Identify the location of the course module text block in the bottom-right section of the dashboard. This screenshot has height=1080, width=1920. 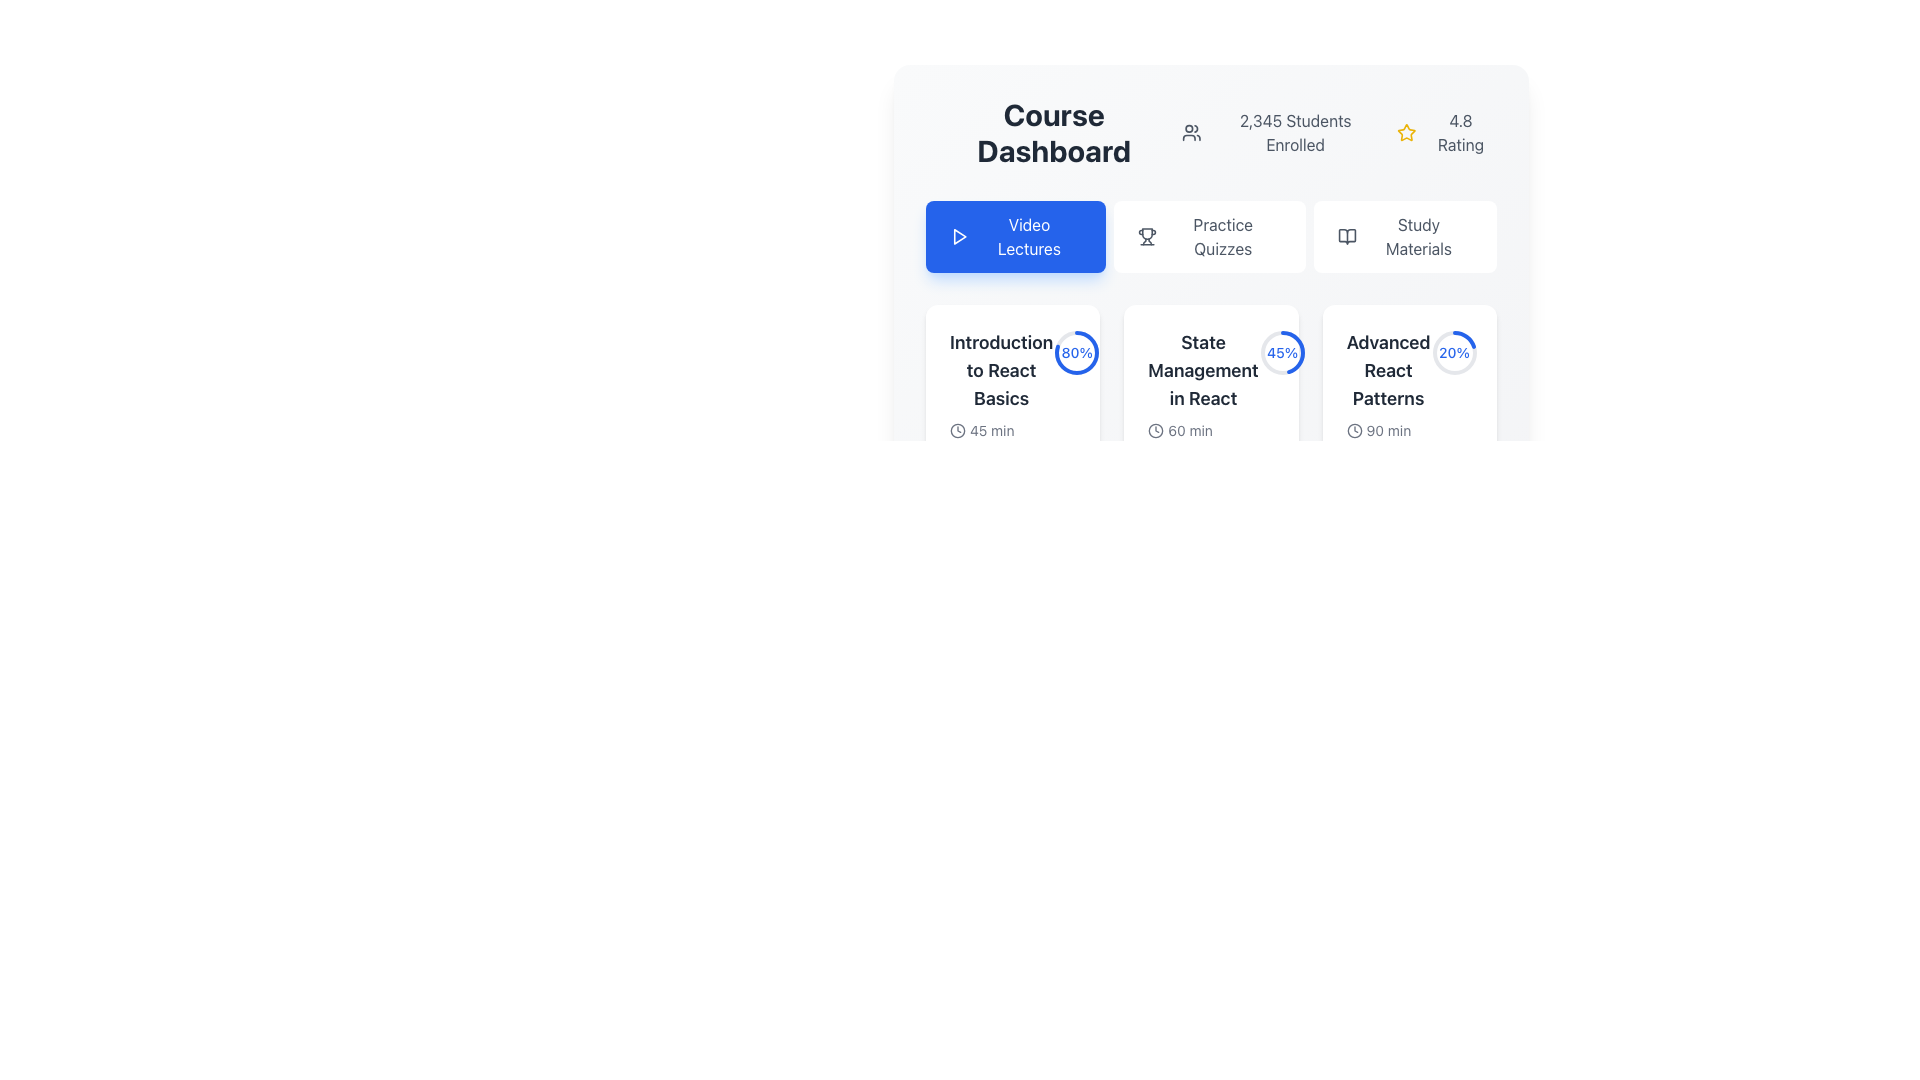
(1408, 407).